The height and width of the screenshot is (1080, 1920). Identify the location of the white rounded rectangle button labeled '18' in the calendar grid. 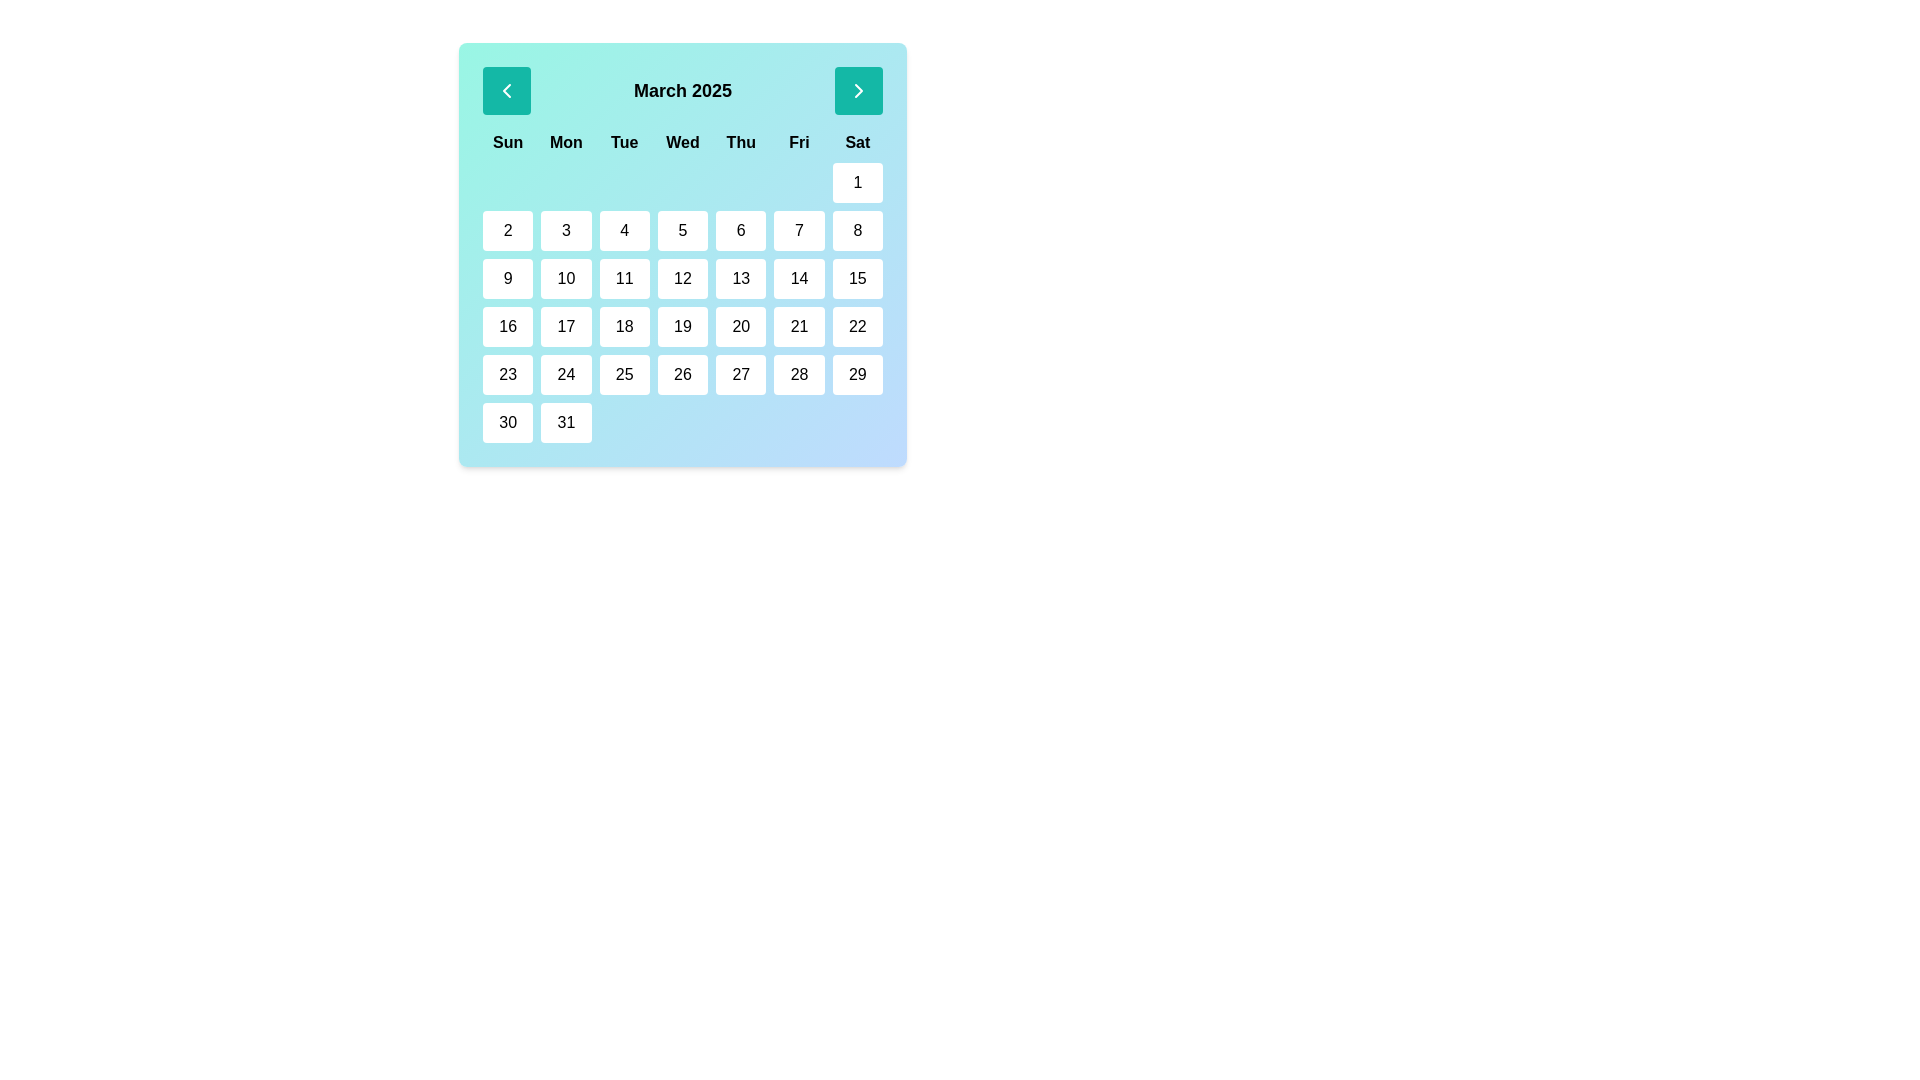
(623, 326).